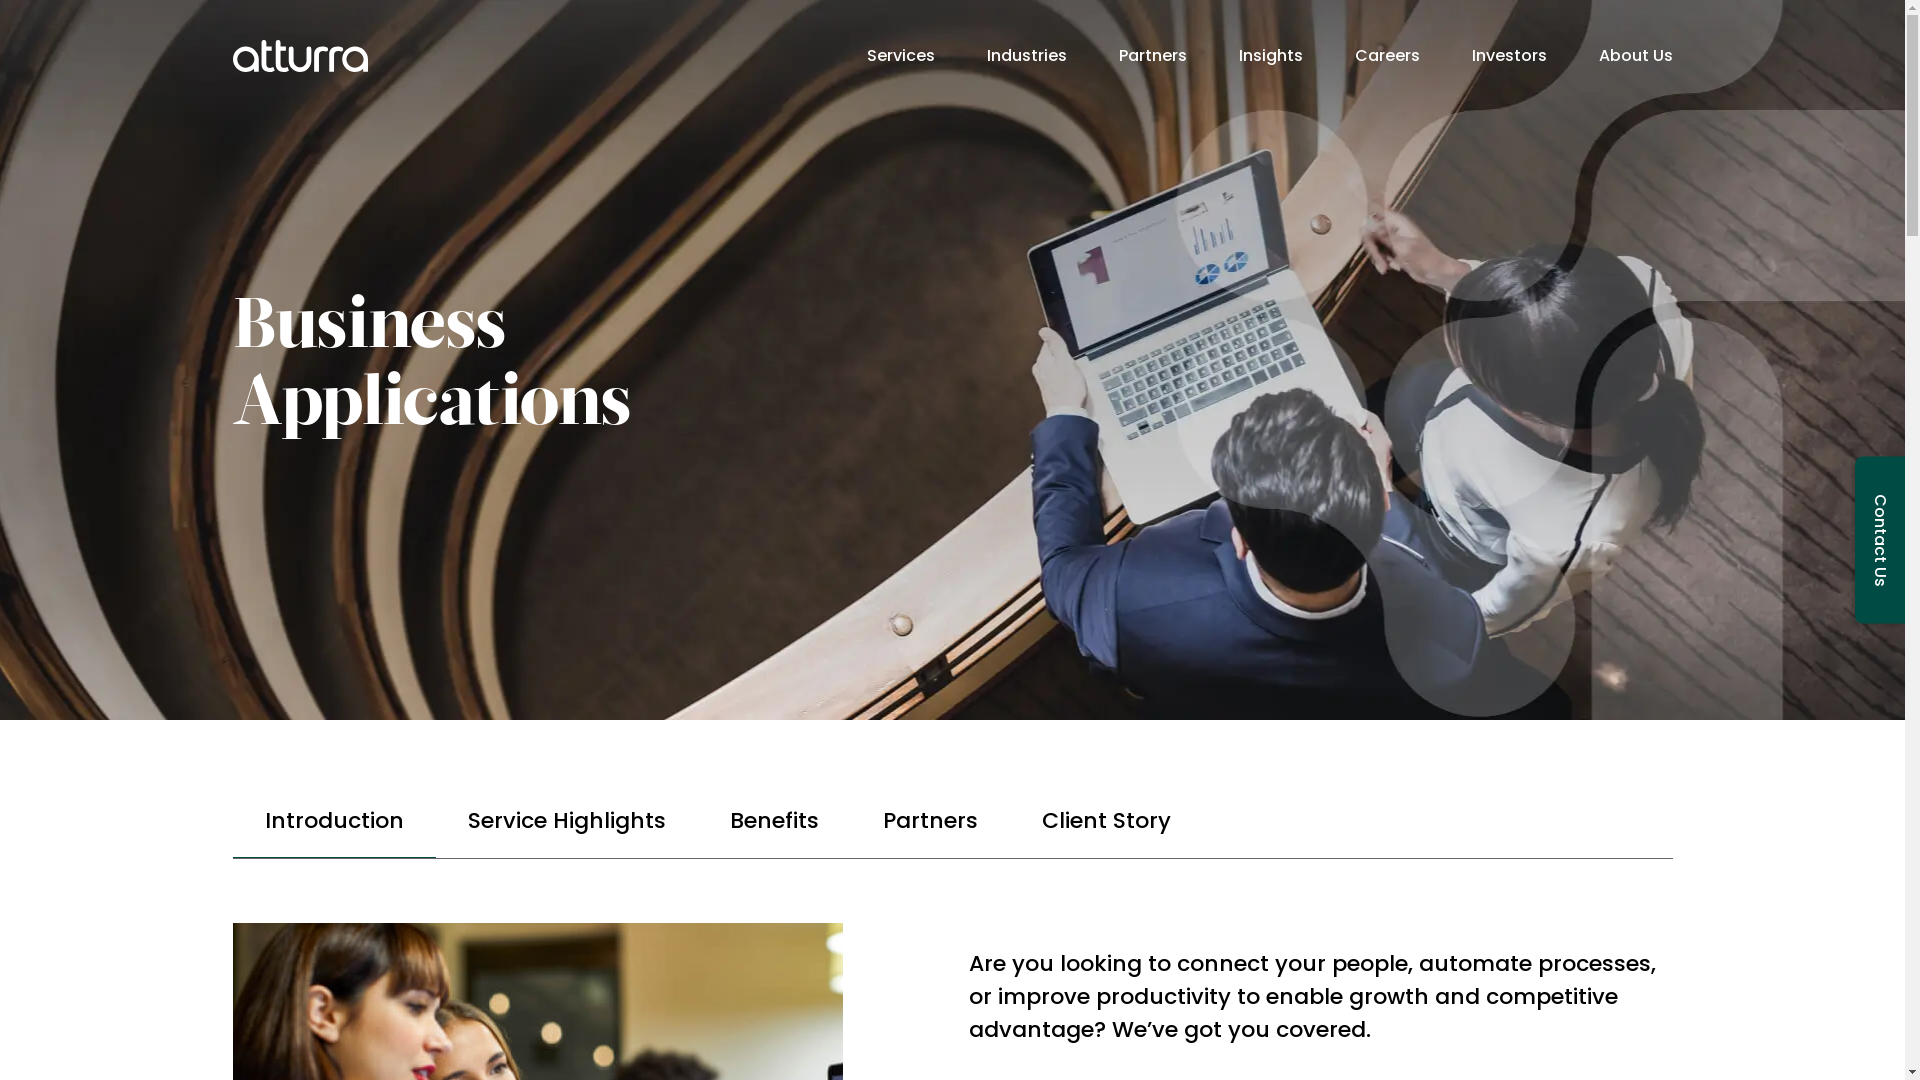  Describe the element at coordinates (1105, 821) in the screenshot. I see `'Client Story'` at that location.